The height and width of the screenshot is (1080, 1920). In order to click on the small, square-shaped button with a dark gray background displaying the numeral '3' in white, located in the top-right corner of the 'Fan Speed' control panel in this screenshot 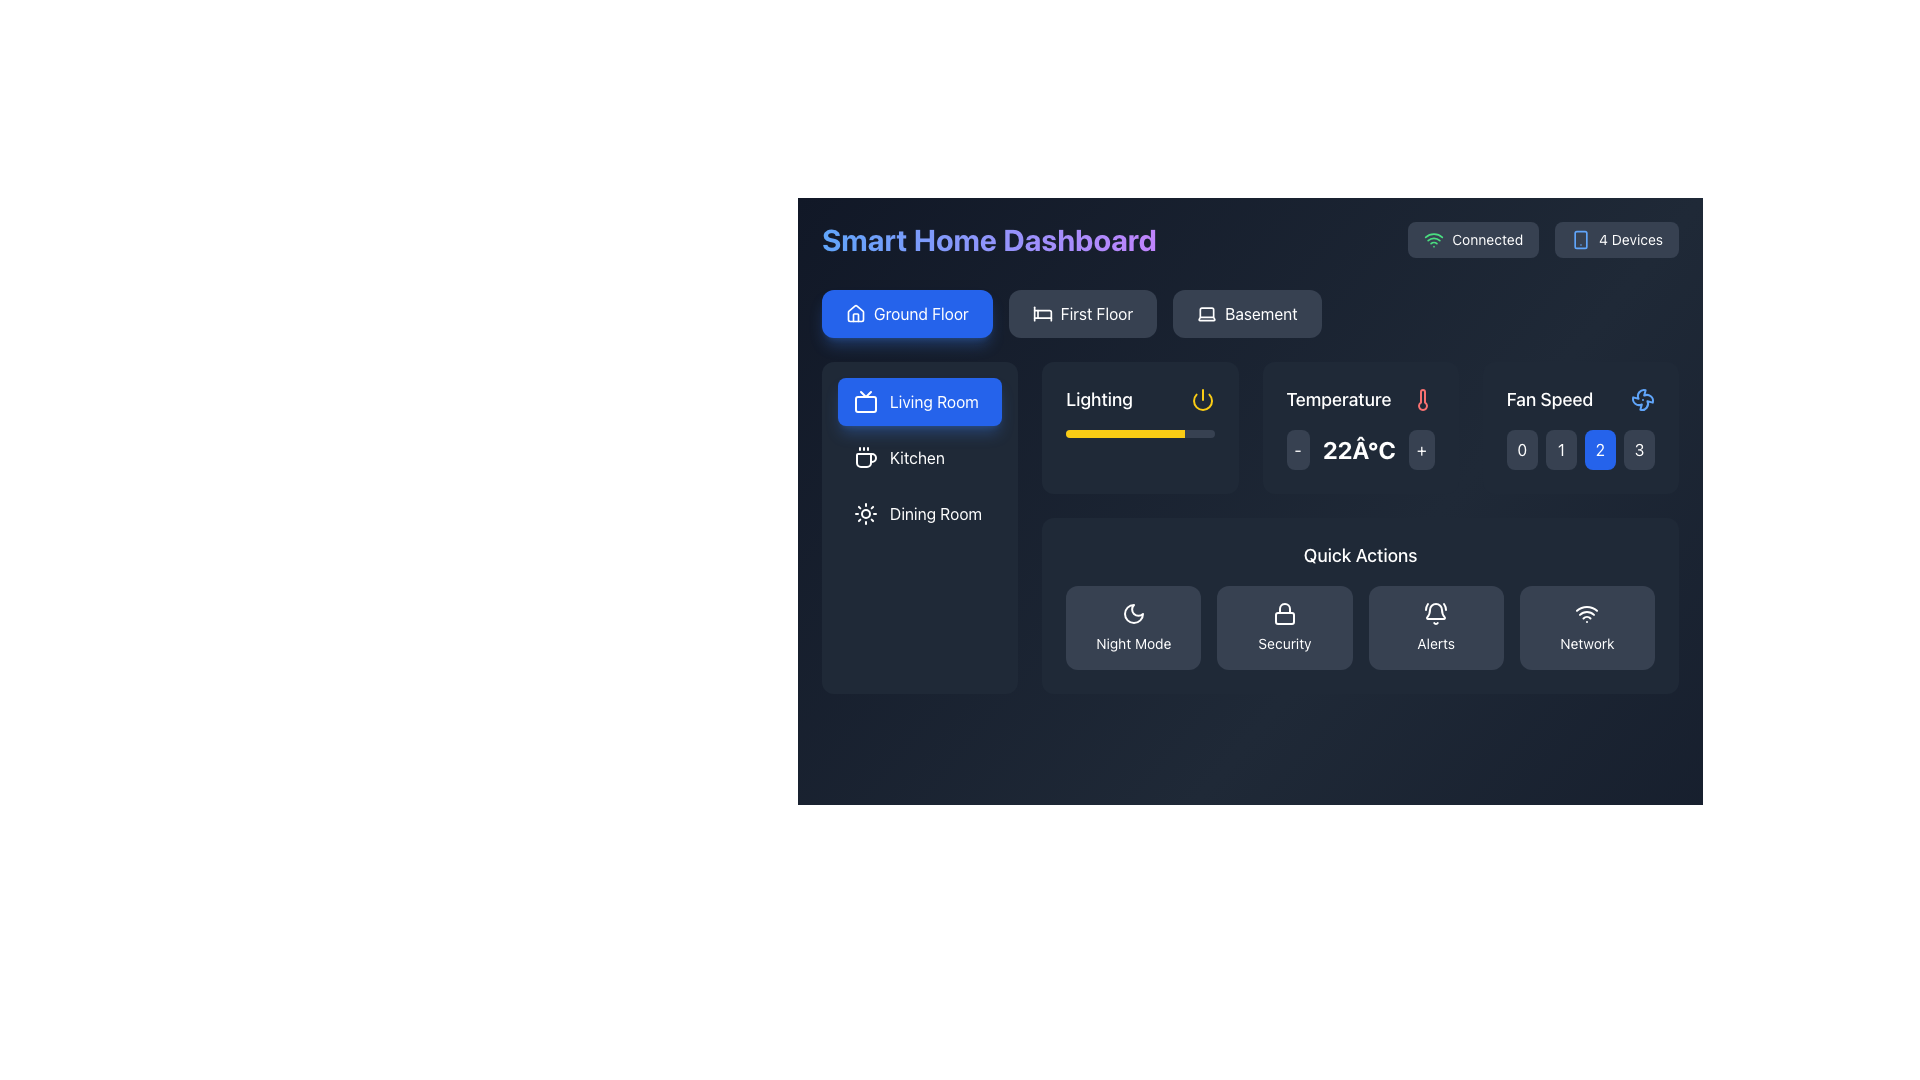, I will do `click(1639, 450)`.